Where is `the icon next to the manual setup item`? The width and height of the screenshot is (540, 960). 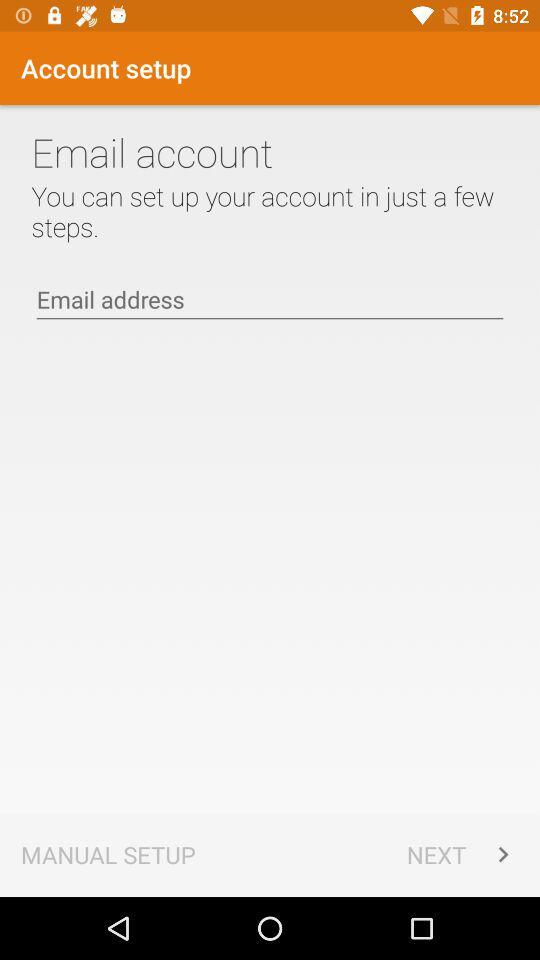 the icon next to the manual setup item is located at coordinates (462, 853).